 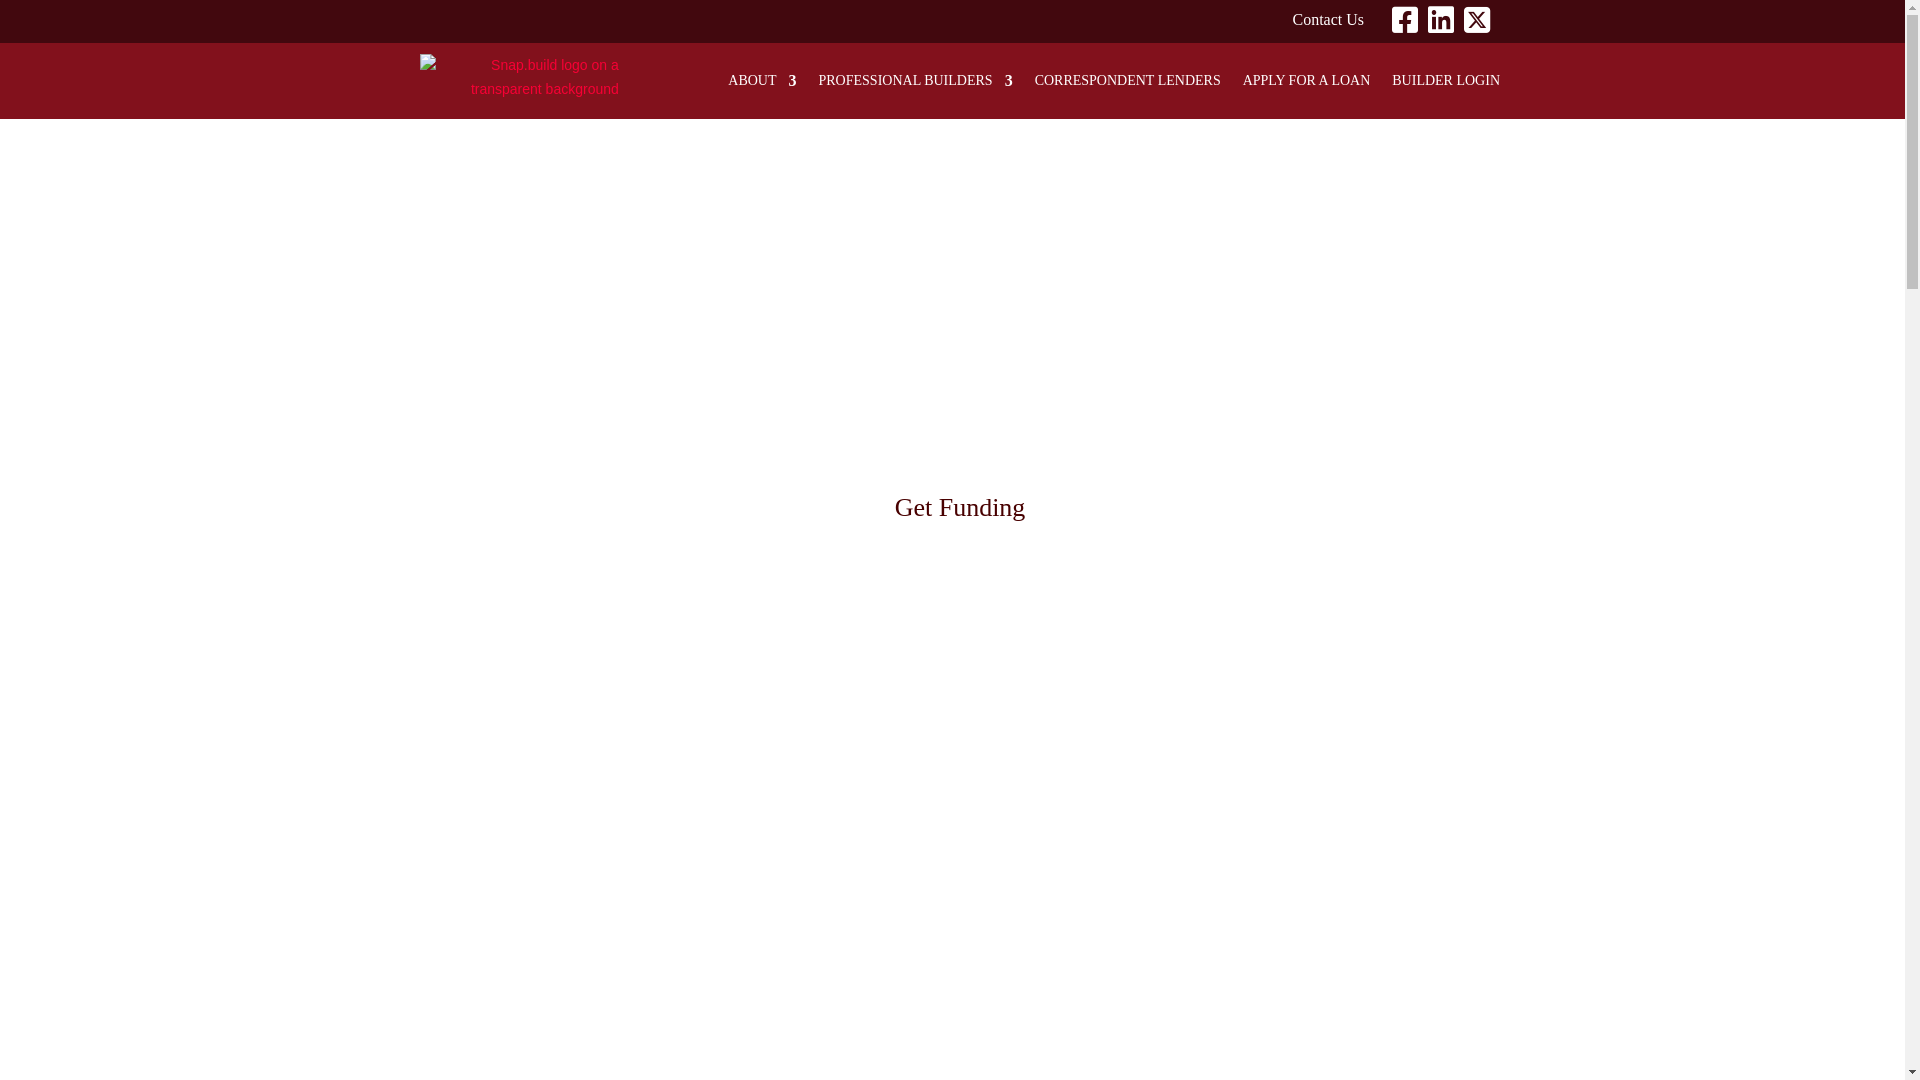 I want to click on 'Twitter', so click(x=1482, y=26).